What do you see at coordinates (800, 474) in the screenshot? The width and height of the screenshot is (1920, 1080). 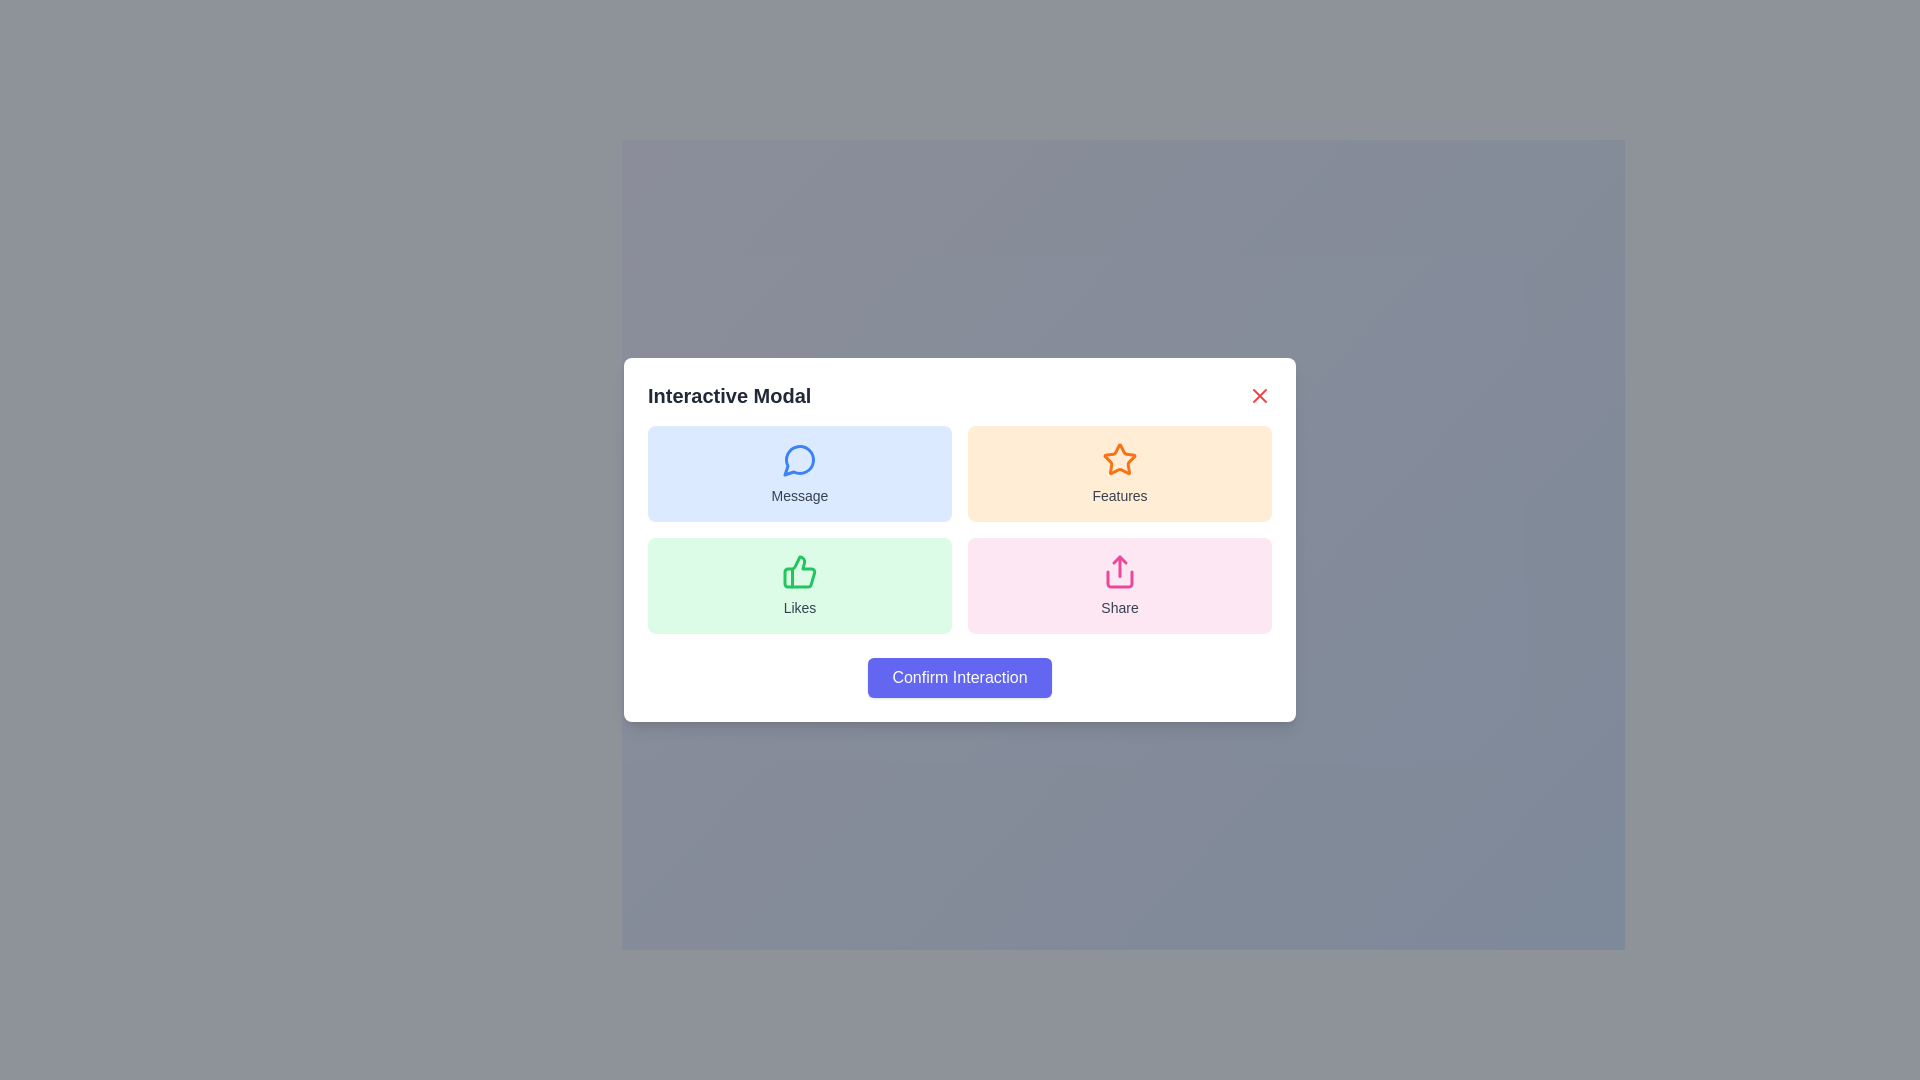 I see `the 'Message' button located in the top-left quadrant of the interface, which is the first element in a grid layout that includes 'Features,' 'Likes,' and 'Share.'` at bounding box center [800, 474].